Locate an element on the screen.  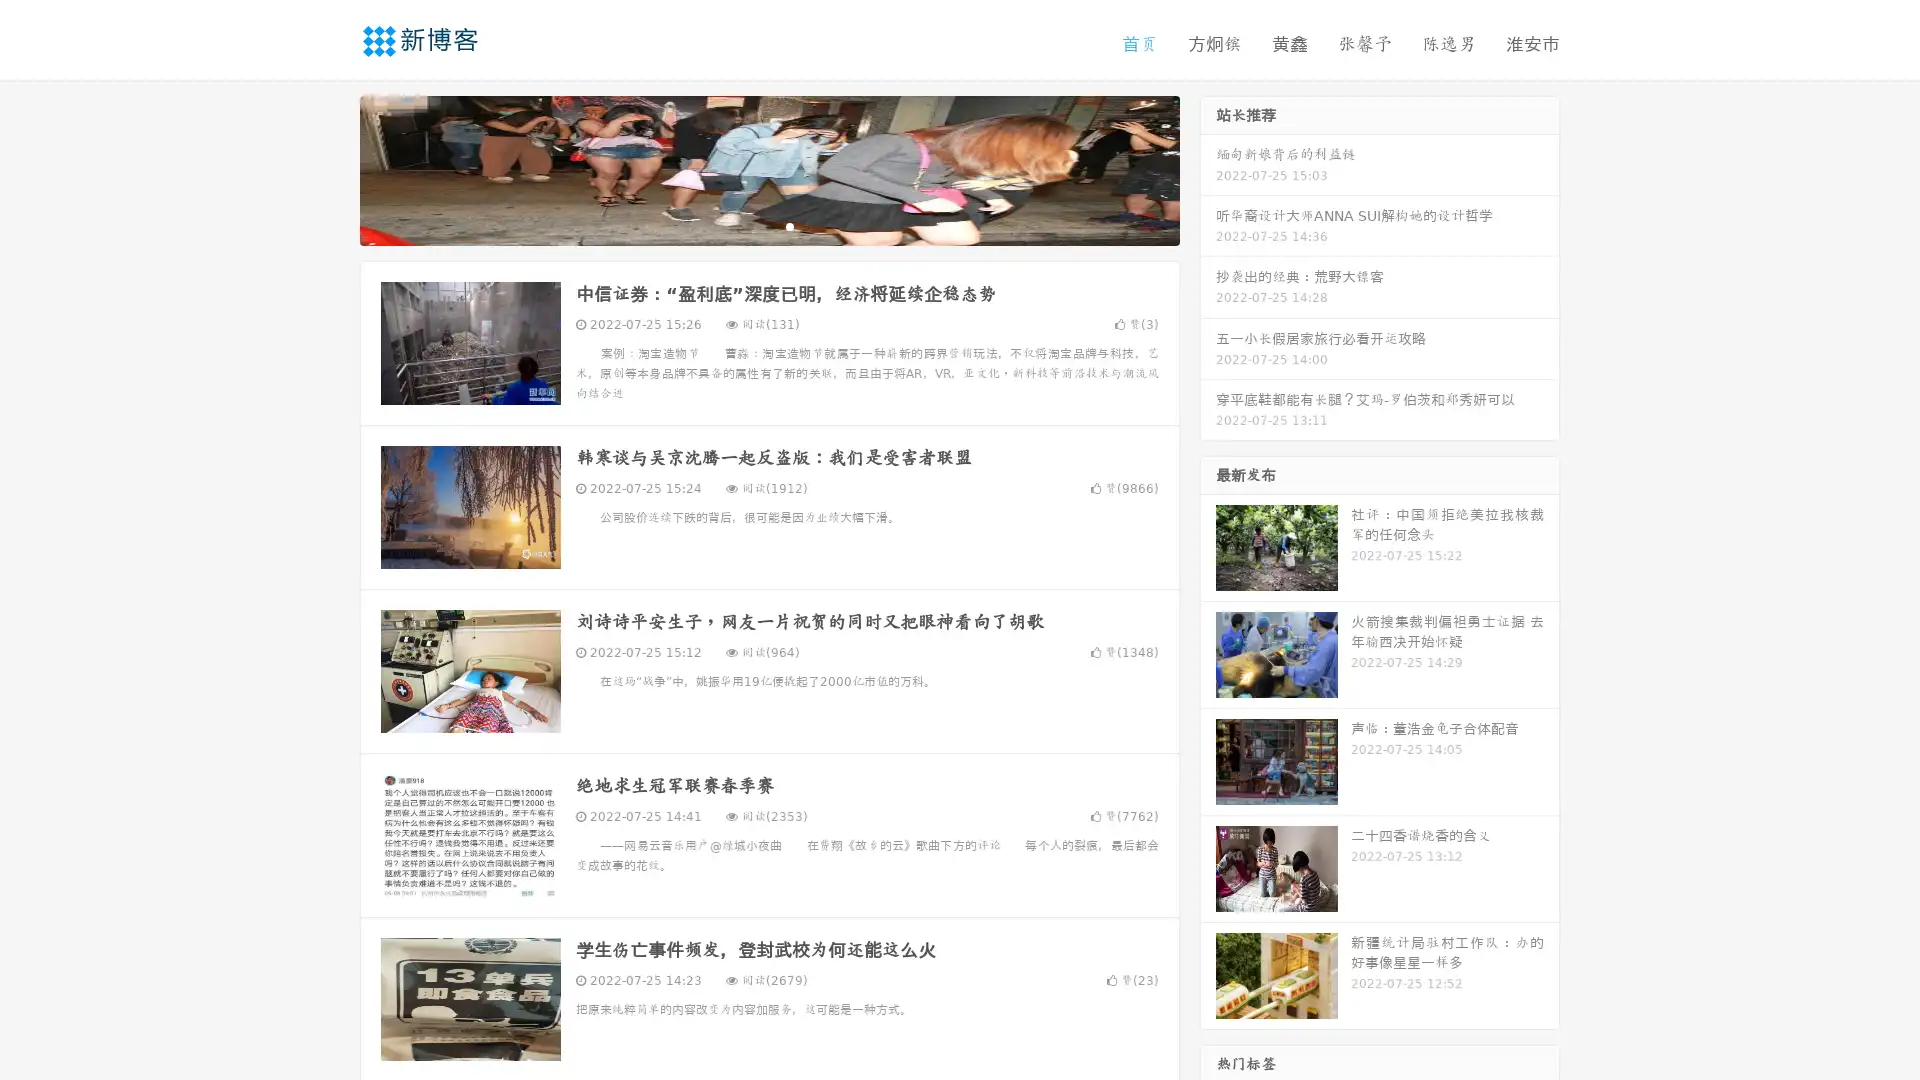
Go to slide 3 is located at coordinates (789, 225).